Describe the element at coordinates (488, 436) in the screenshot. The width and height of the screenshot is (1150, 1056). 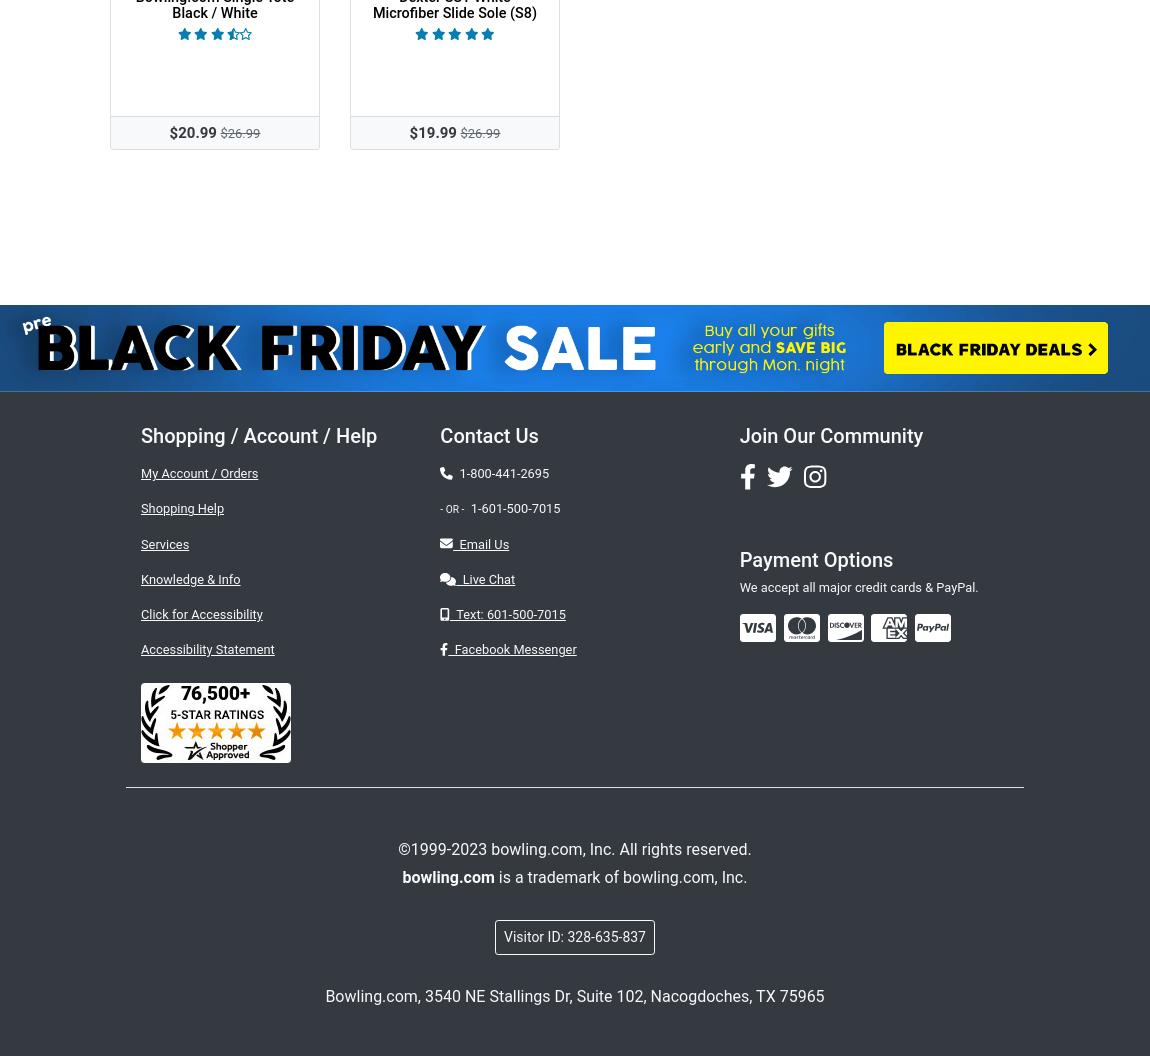
I see `'Contact Us'` at that location.